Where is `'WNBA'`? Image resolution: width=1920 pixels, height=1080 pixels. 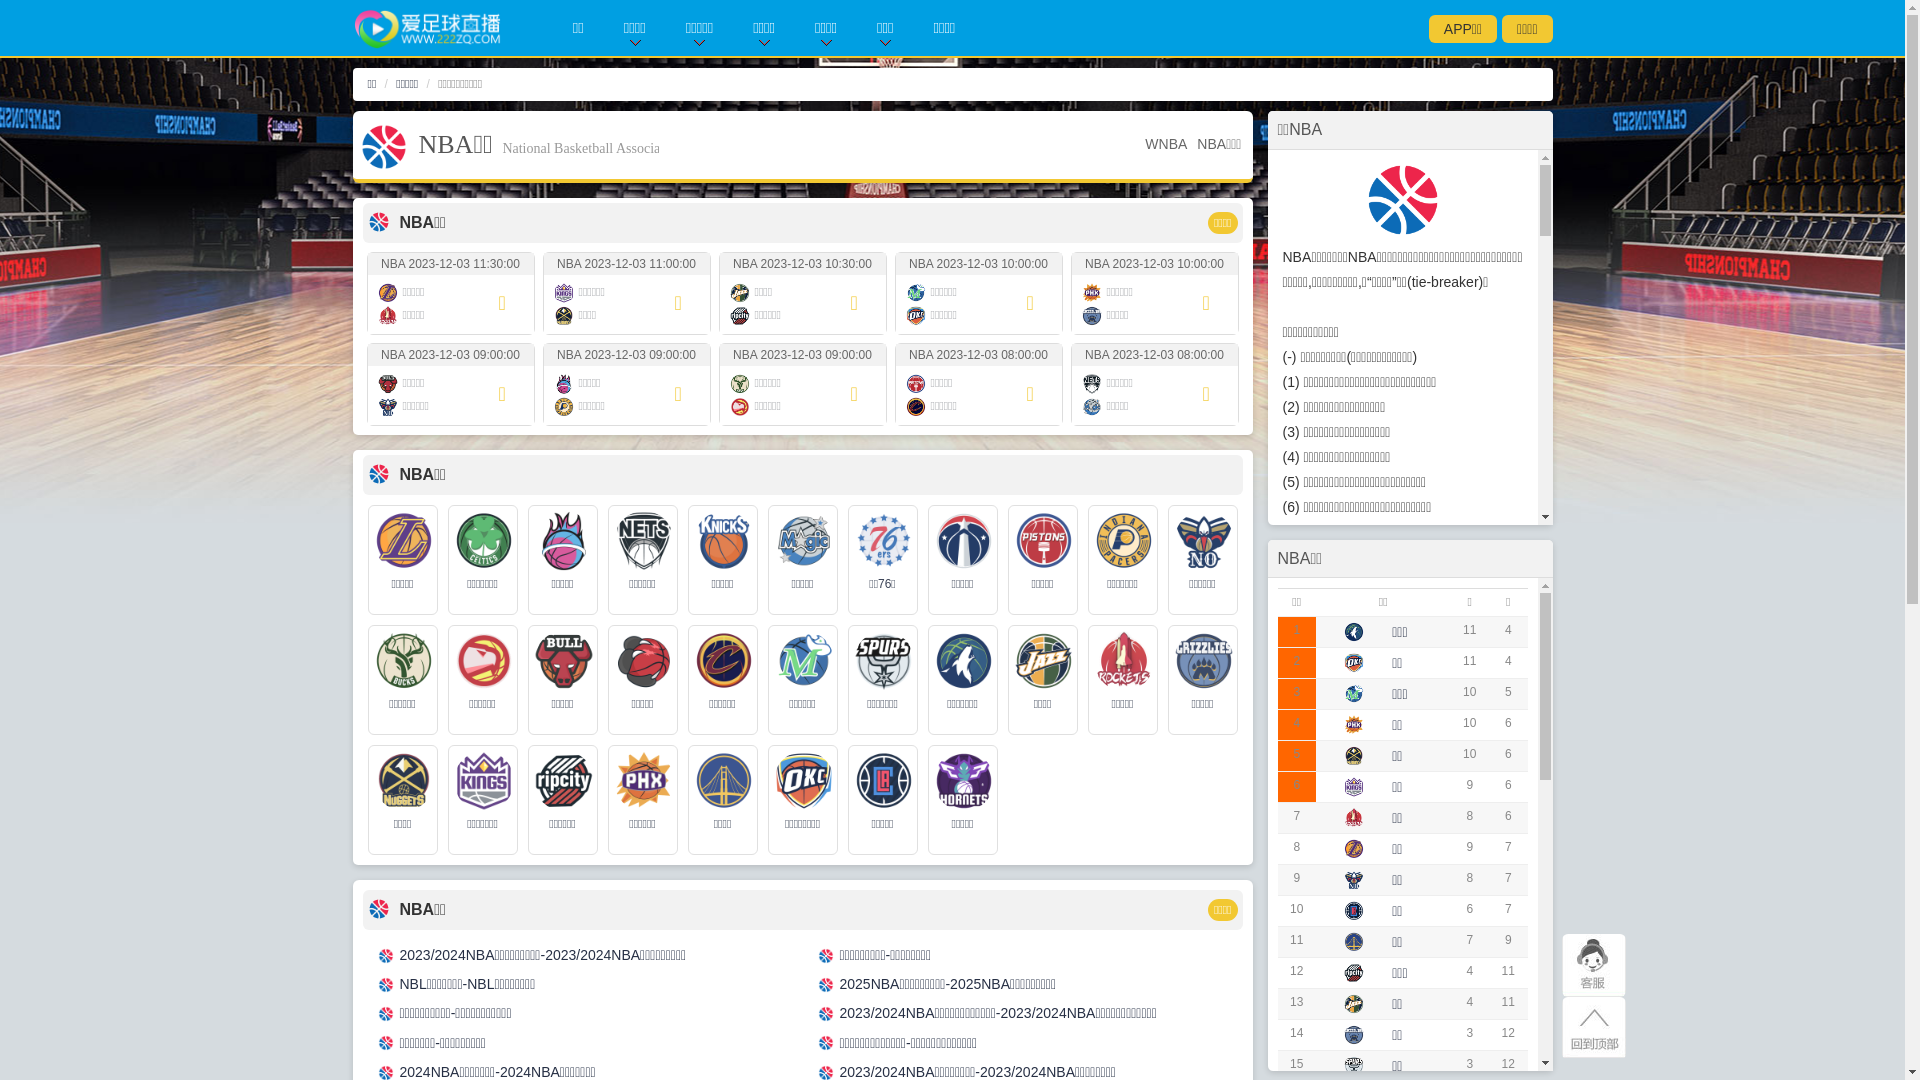 'WNBA' is located at coordinates (1166, 142).